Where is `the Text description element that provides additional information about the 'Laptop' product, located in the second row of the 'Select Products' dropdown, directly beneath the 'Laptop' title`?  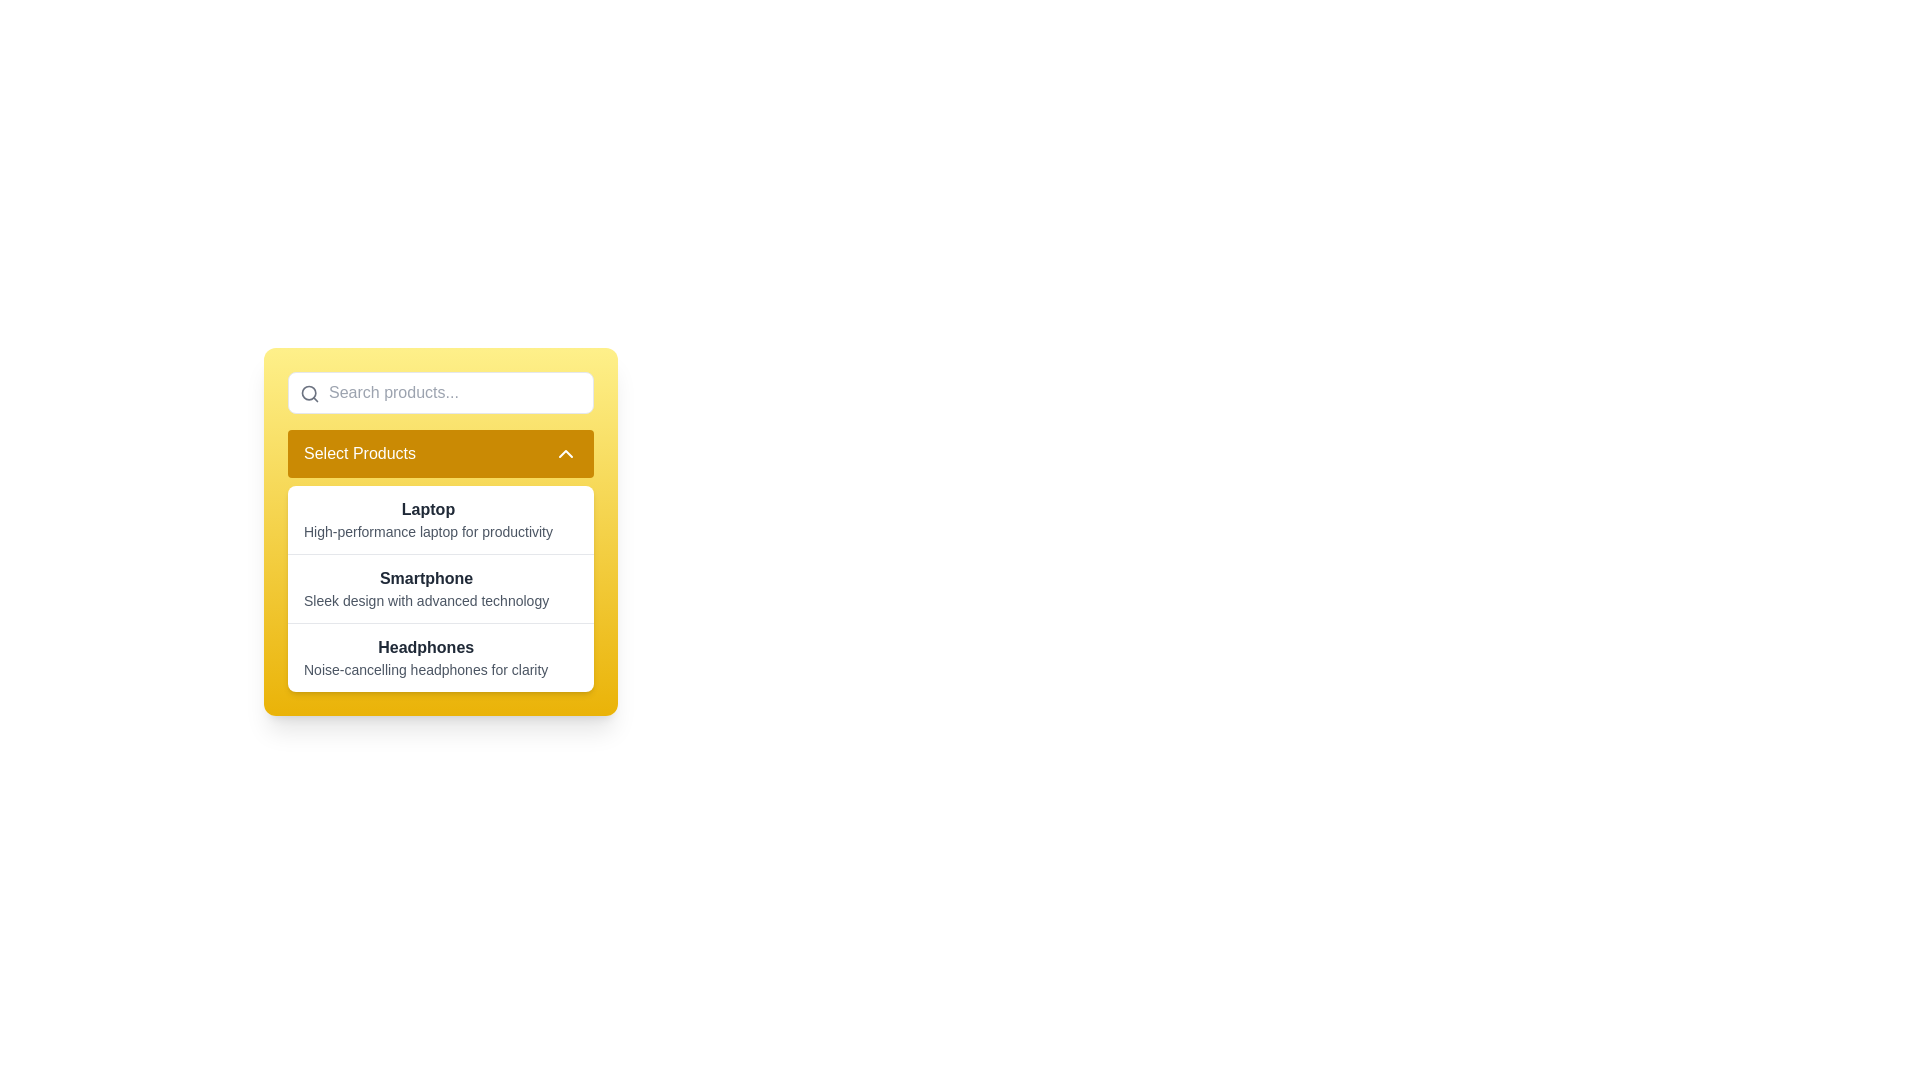
the Text description element that provides additional information about the 'Laptop' product, located in the second row of the 'Select Products' dropdown, directly beneath the 'Laptop' title is located at coordinates (427, 531).